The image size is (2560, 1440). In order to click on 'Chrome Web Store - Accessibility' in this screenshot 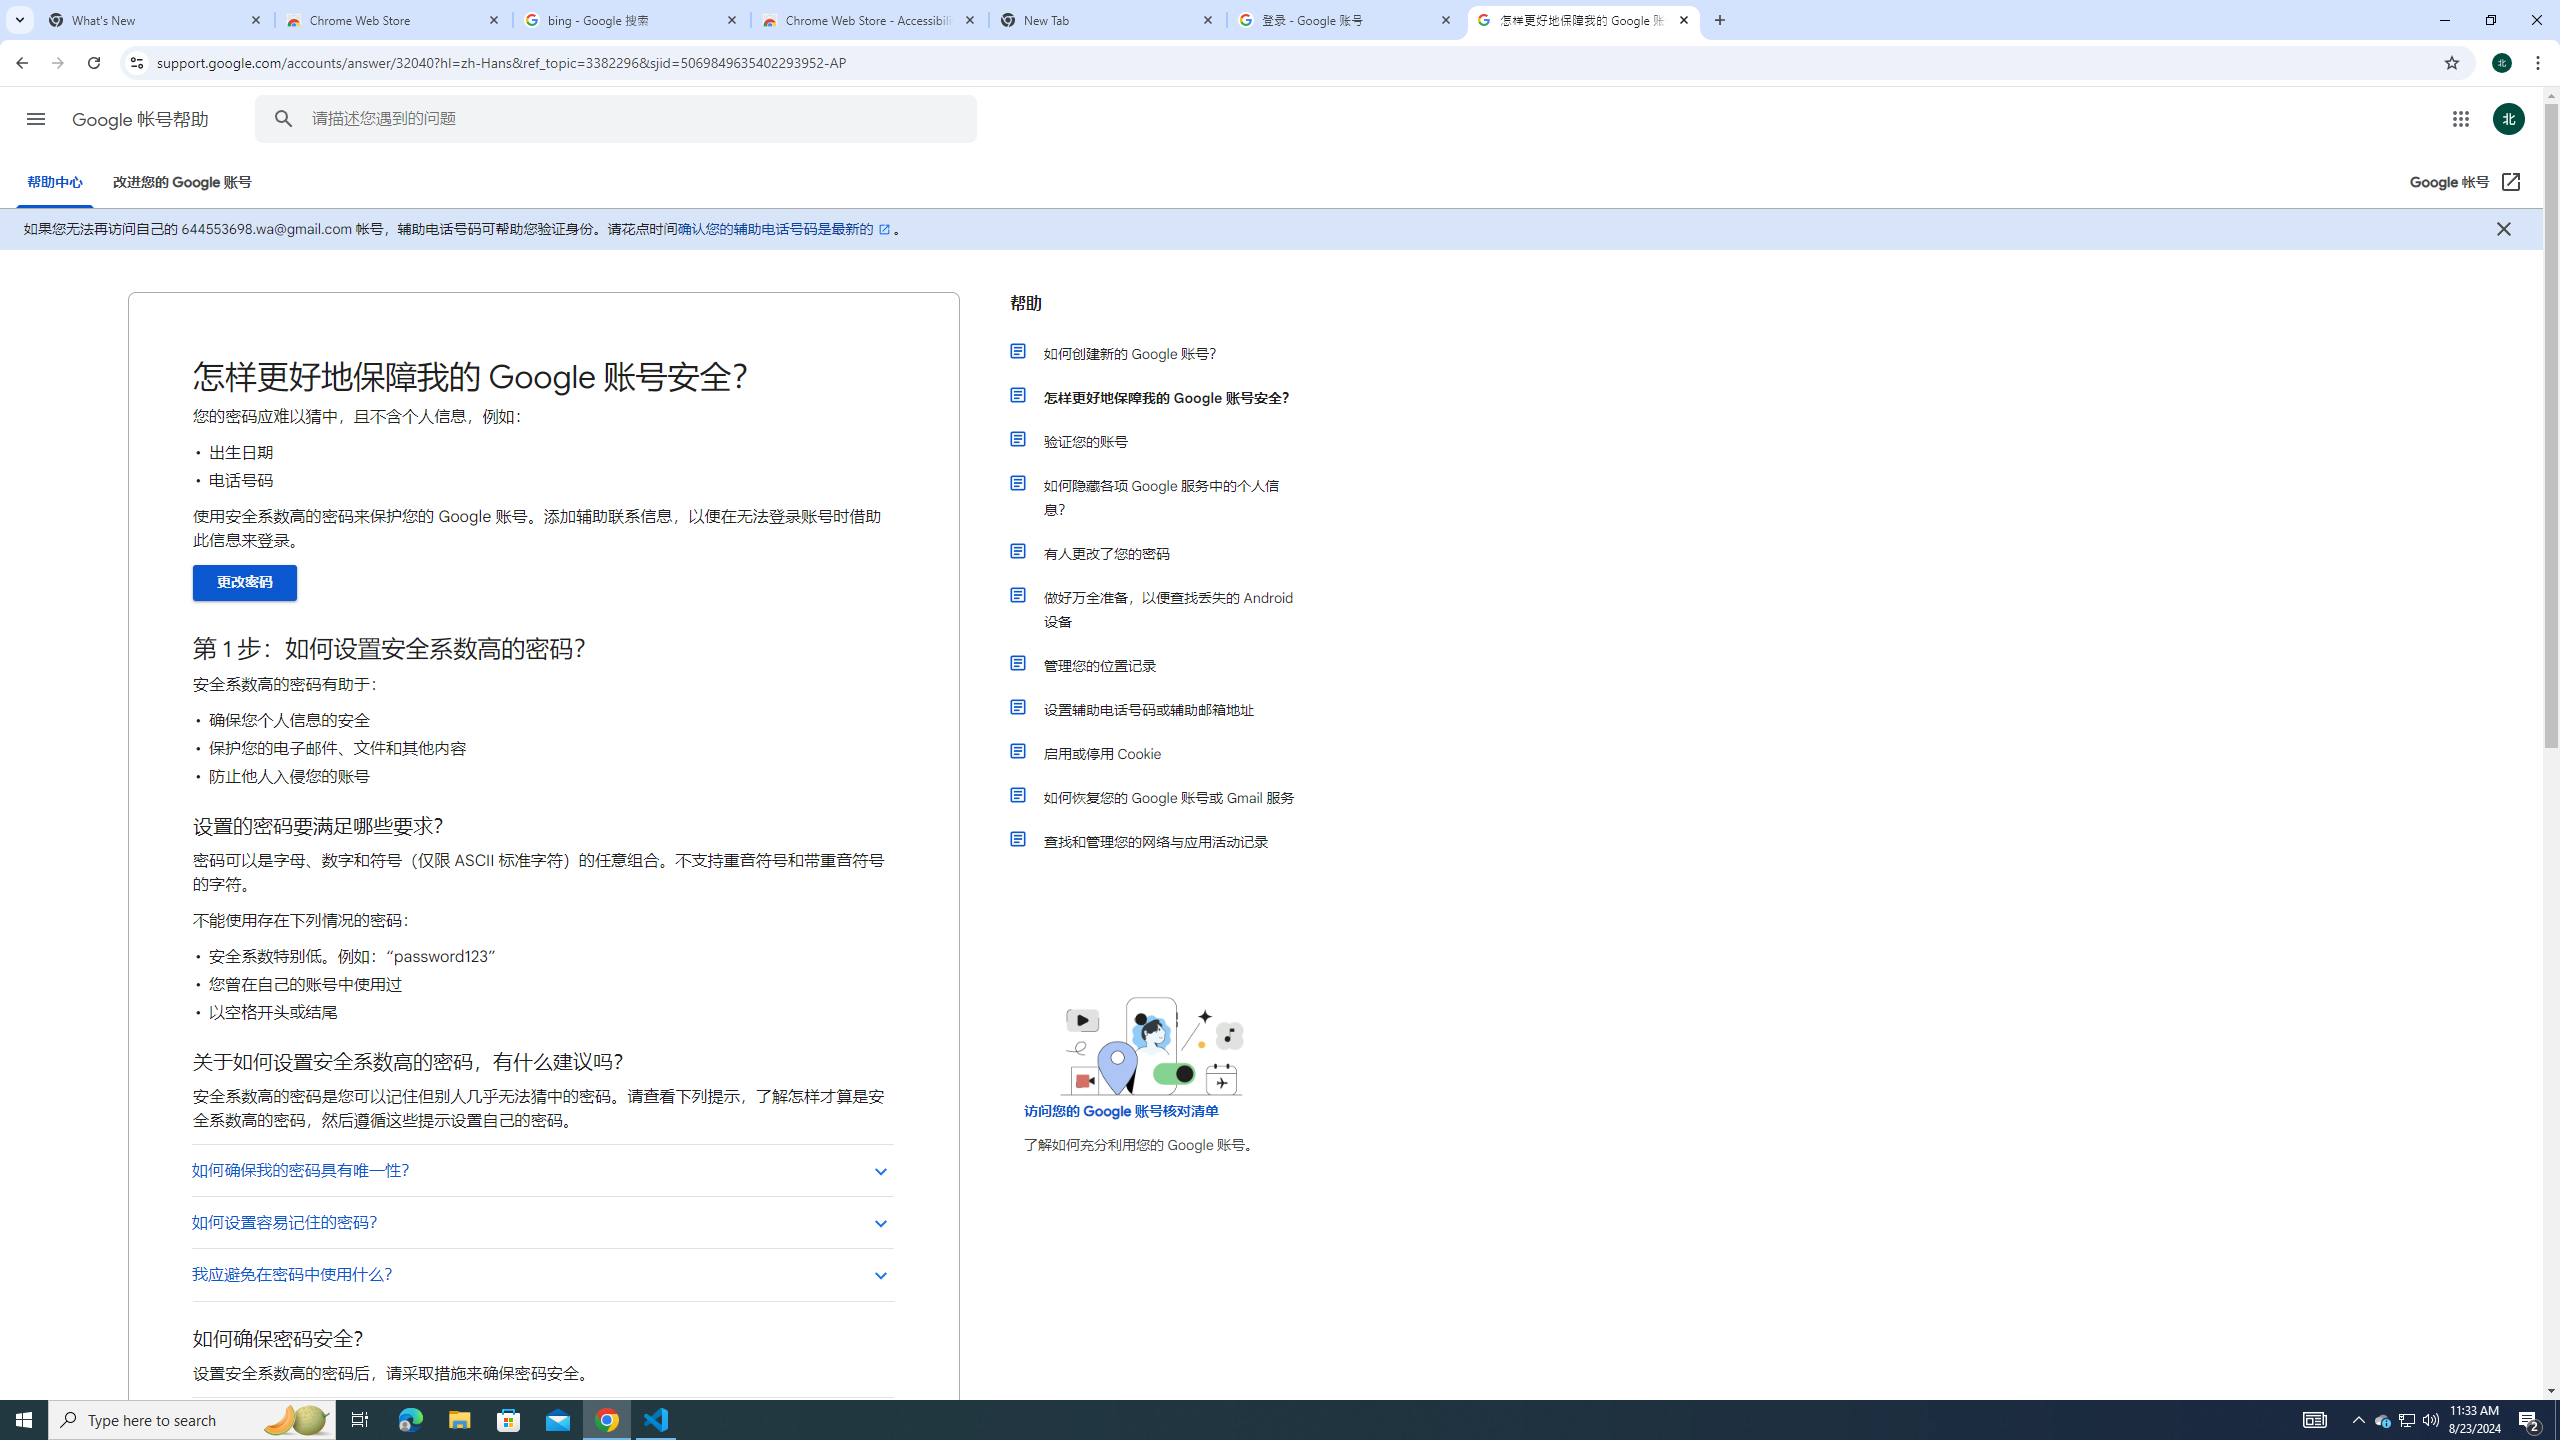, I will do `click(869, 19)`.